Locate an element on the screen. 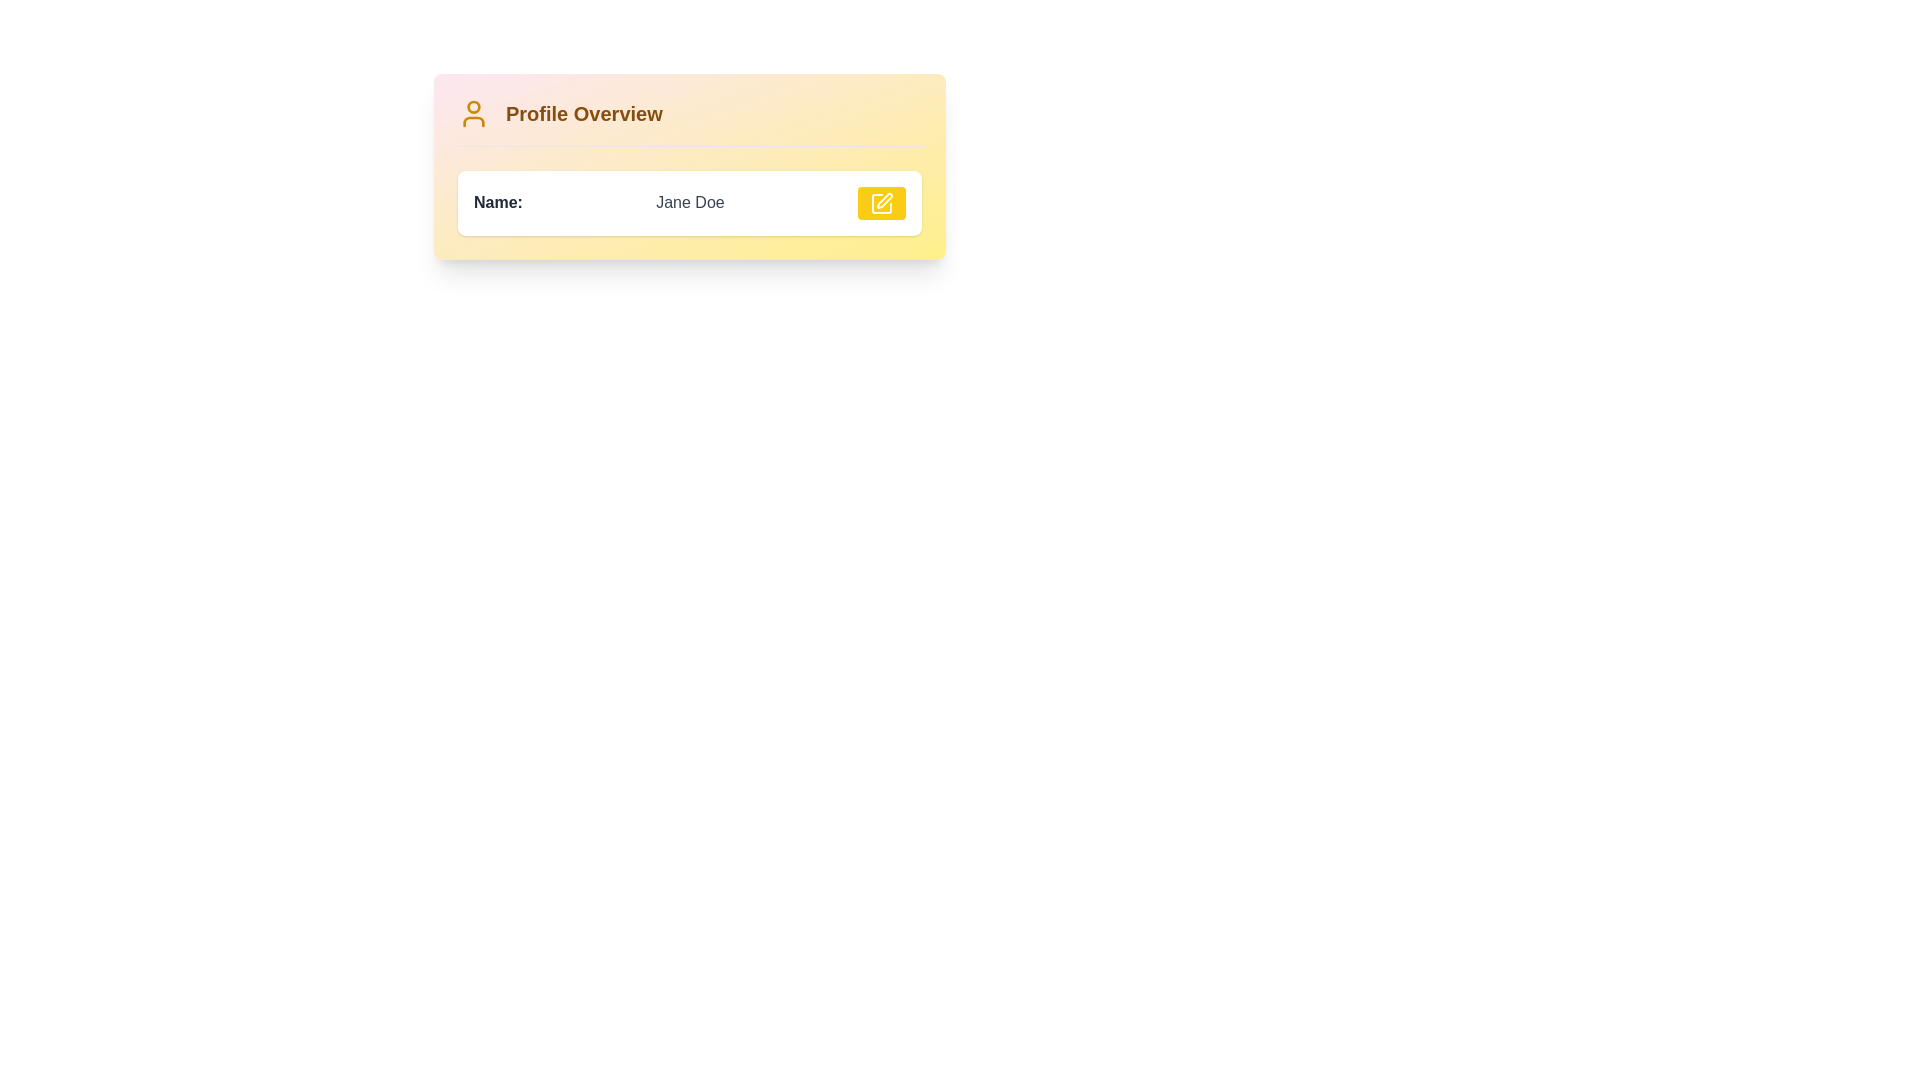 This screenshot has height=1080, width=1920. the 'Name:' text label, which is displayed in bold grayish-black font within a light-colored card-like section, positioned to the left of the 'Jane Doe' text is located at coordinates (498, 203).